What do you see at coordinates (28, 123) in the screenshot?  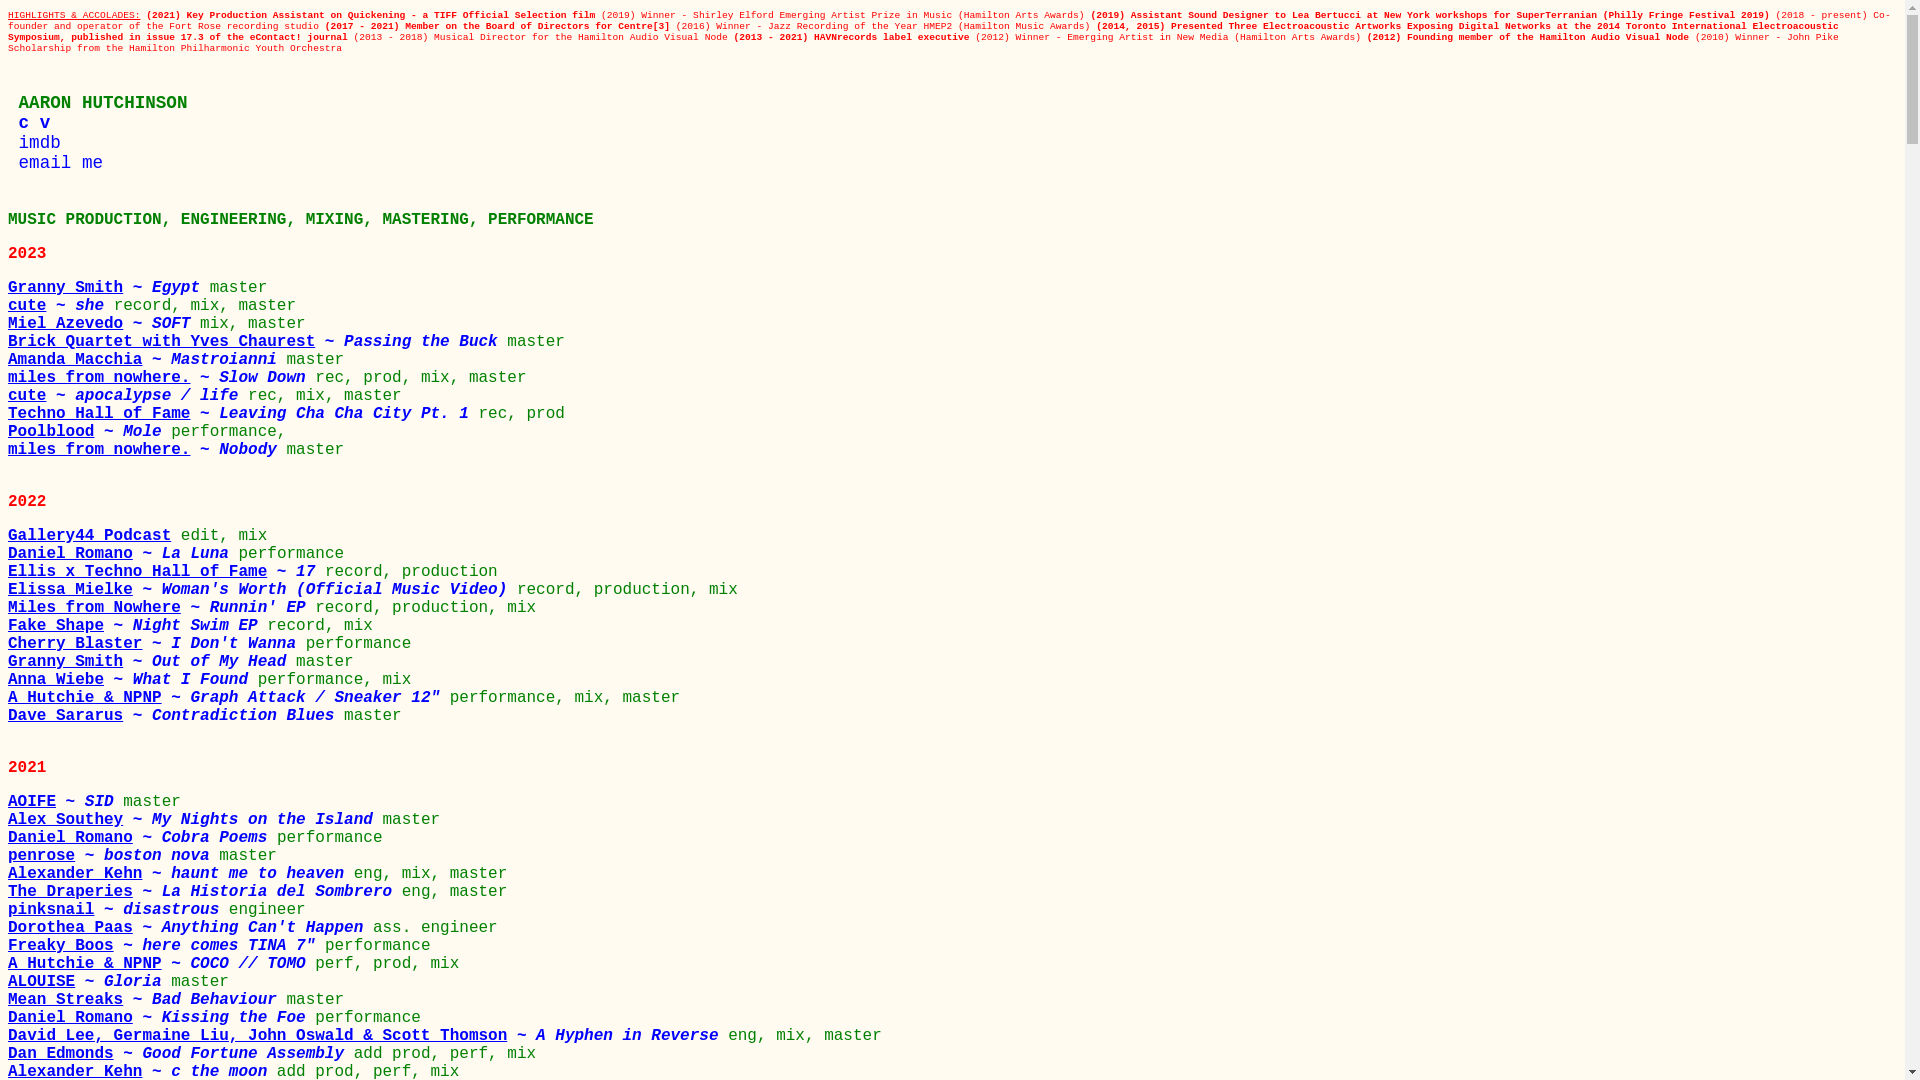 I see `' c v'` at bounding box center [28, 123].